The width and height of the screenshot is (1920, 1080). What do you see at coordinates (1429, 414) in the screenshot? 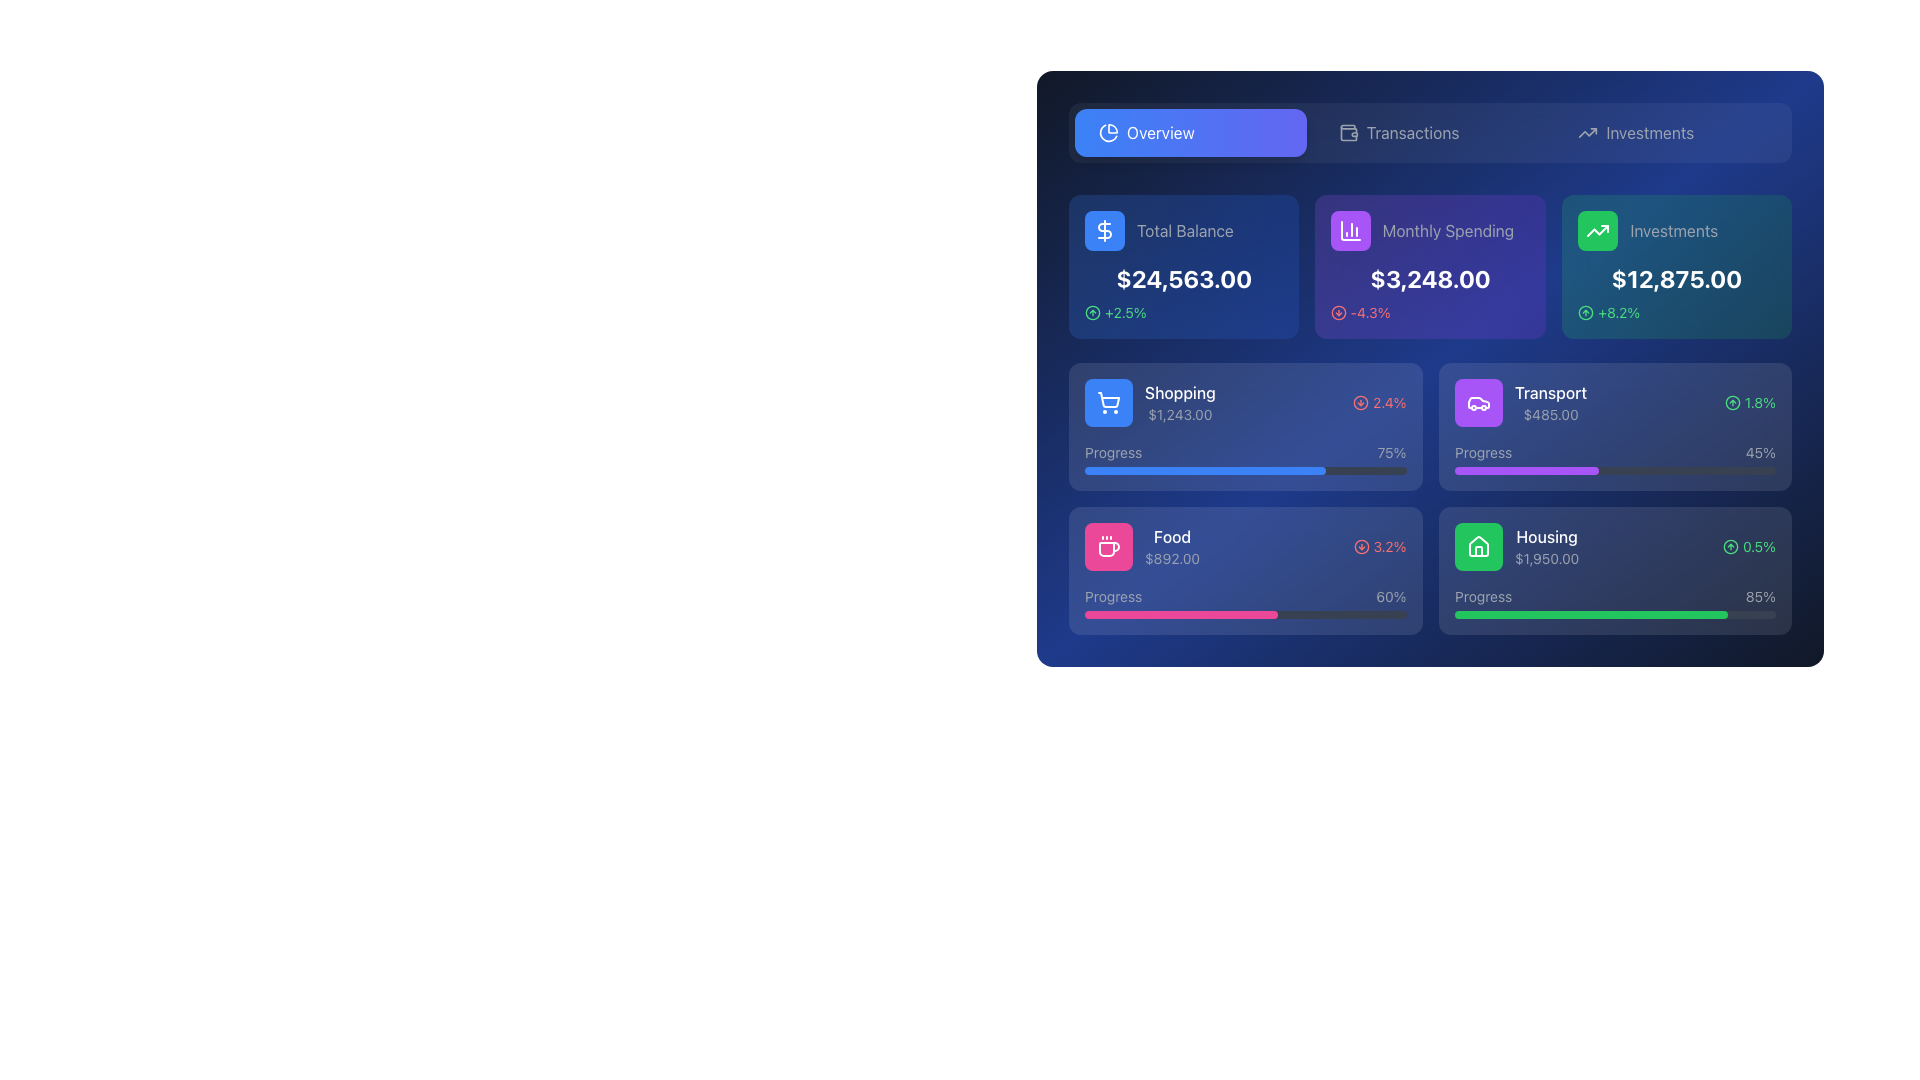
I see `the grid layout section displaying financial data` at bounding box center [1429, 414].